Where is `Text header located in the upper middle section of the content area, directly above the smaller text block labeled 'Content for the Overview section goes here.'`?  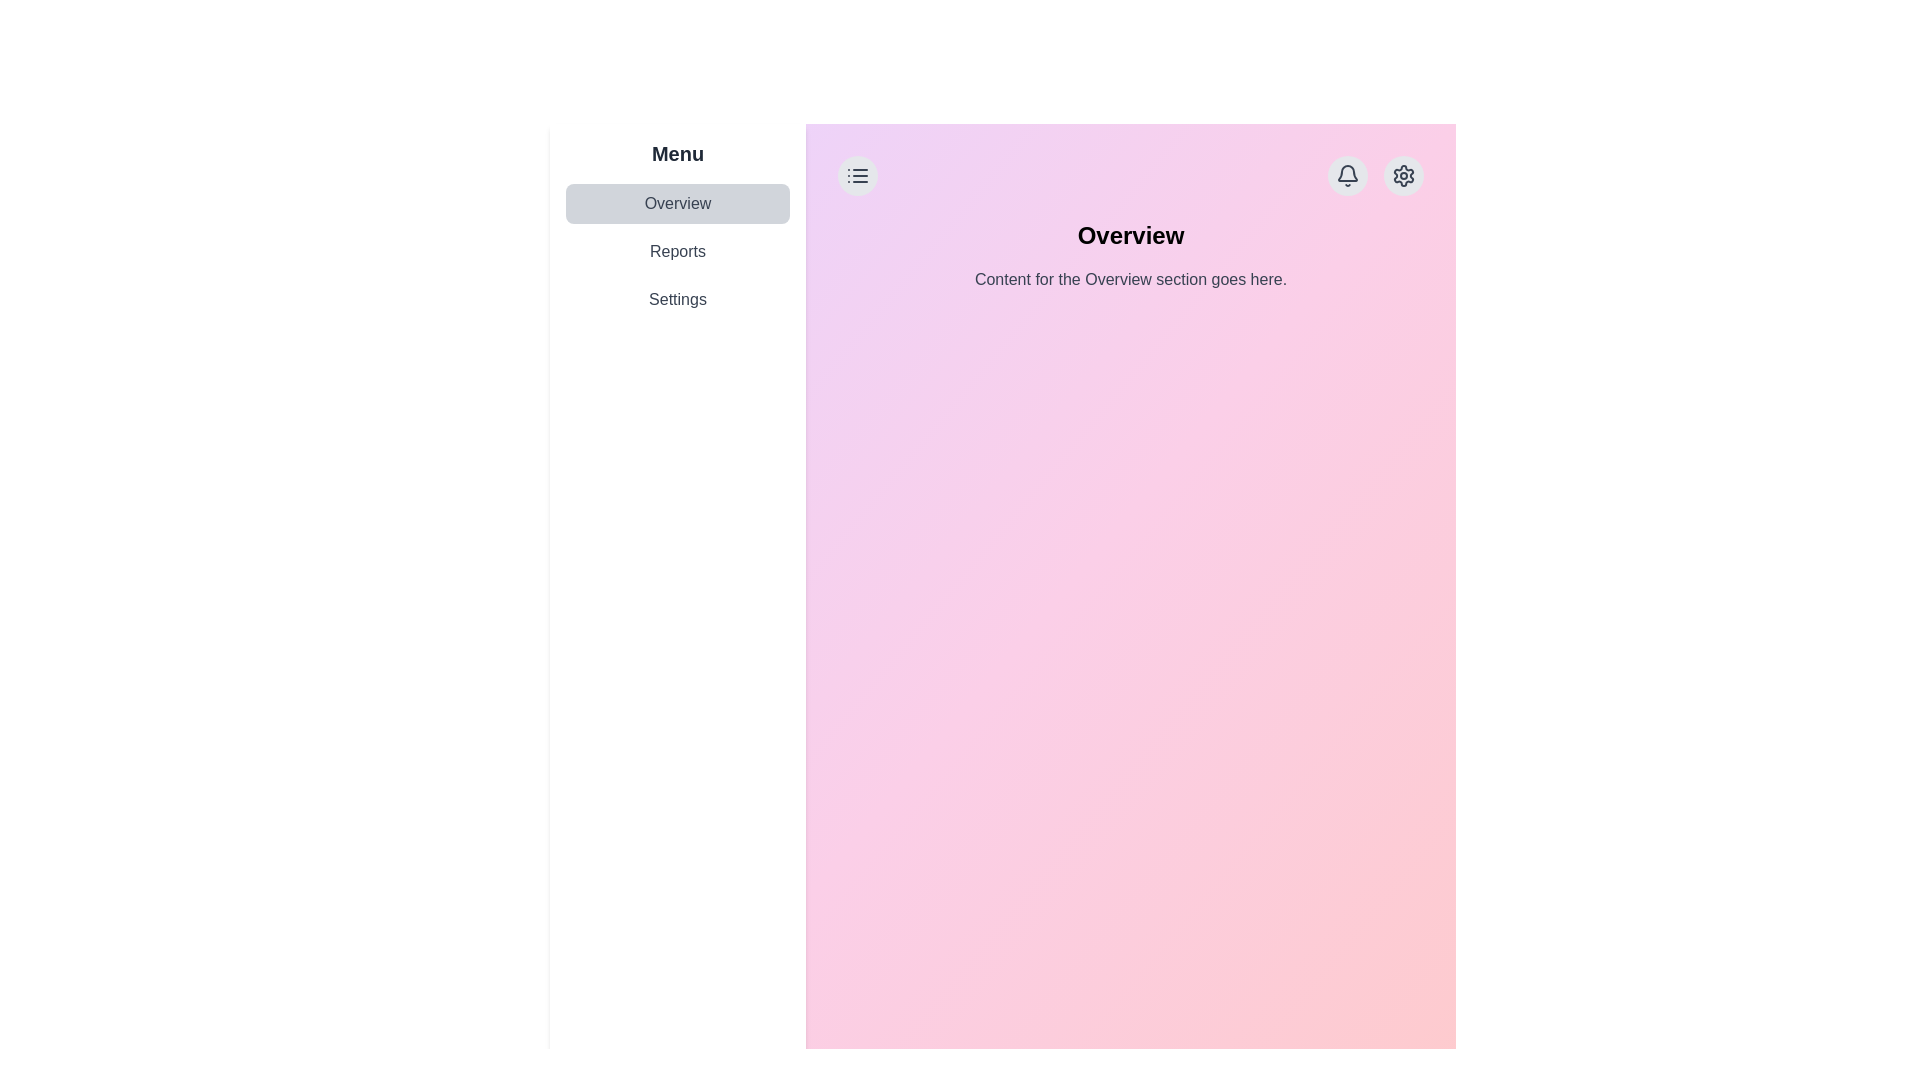
Text header located in the upper middle section of the content area, directly above the smaller text block labeled 'Content for the Overview section goes here.' is located at coordinates (1131, 234).